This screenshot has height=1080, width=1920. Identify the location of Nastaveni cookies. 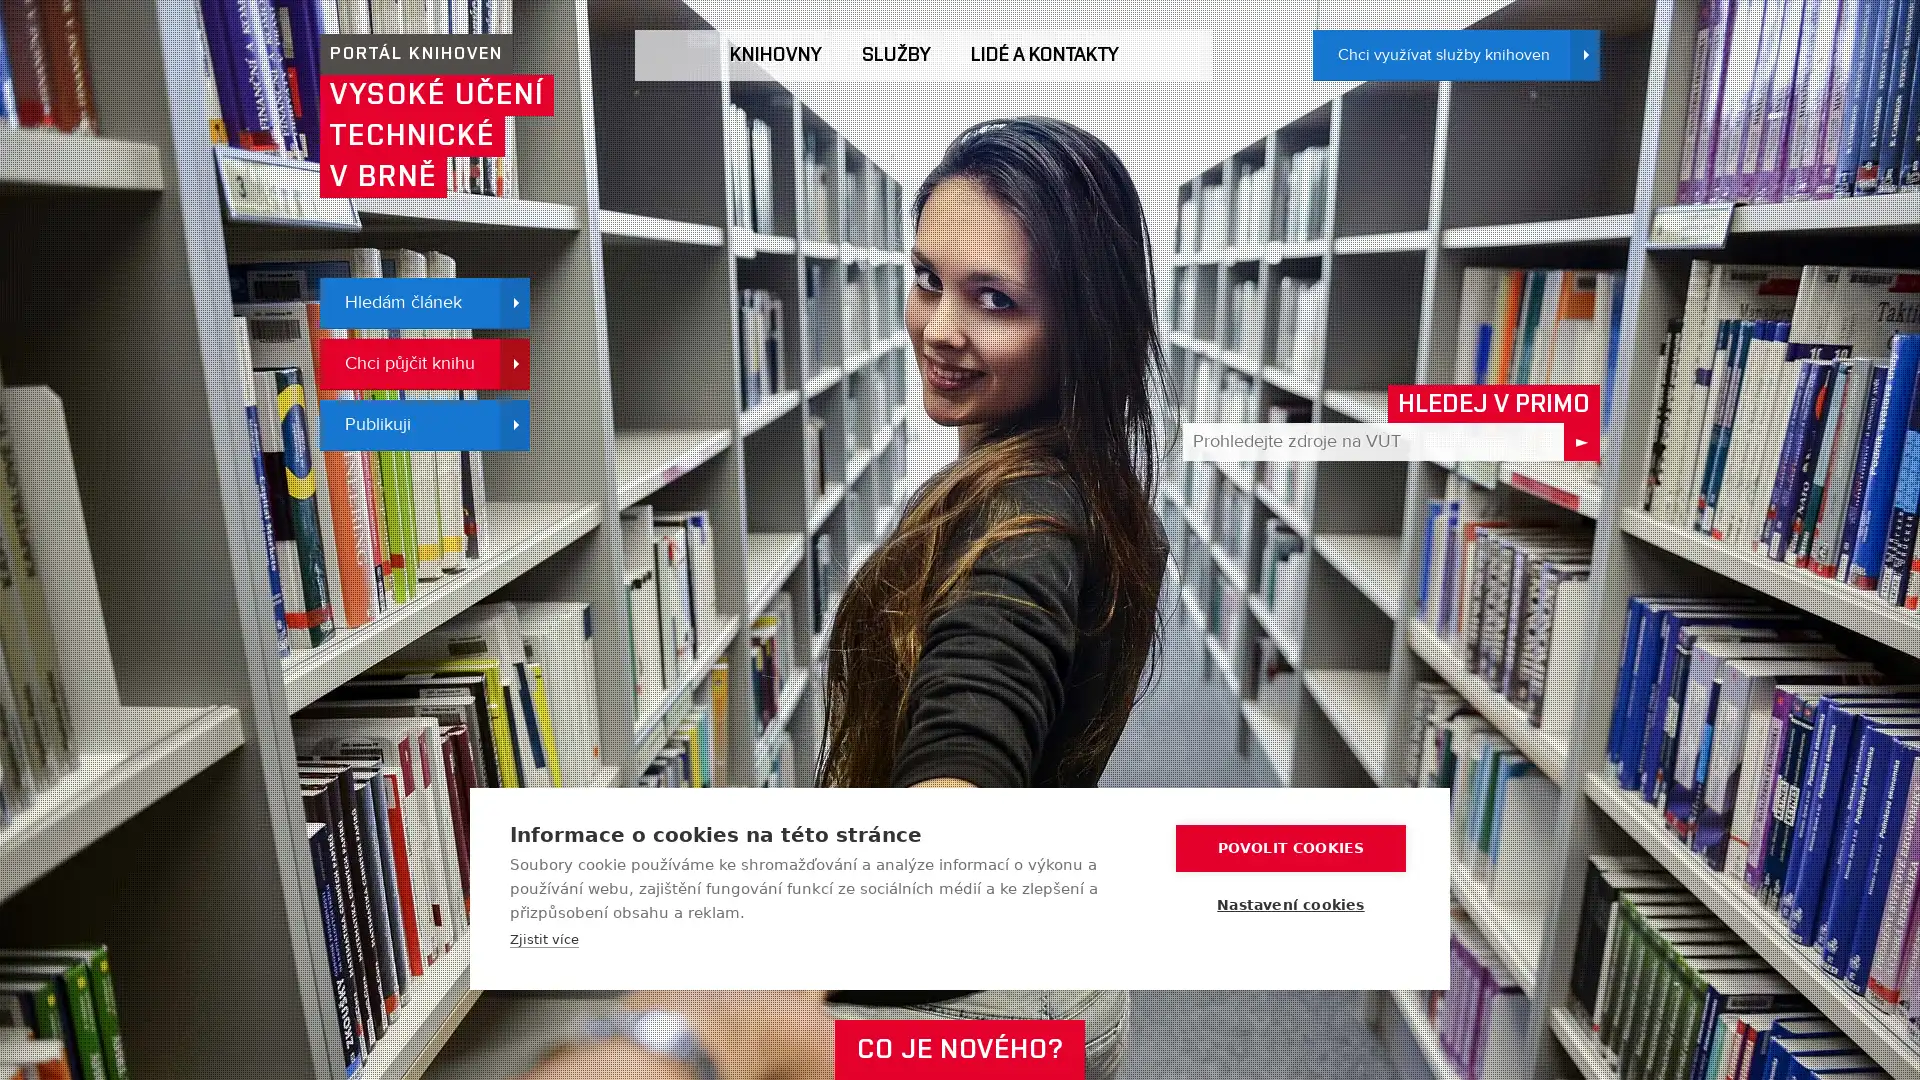
(1291, 905).